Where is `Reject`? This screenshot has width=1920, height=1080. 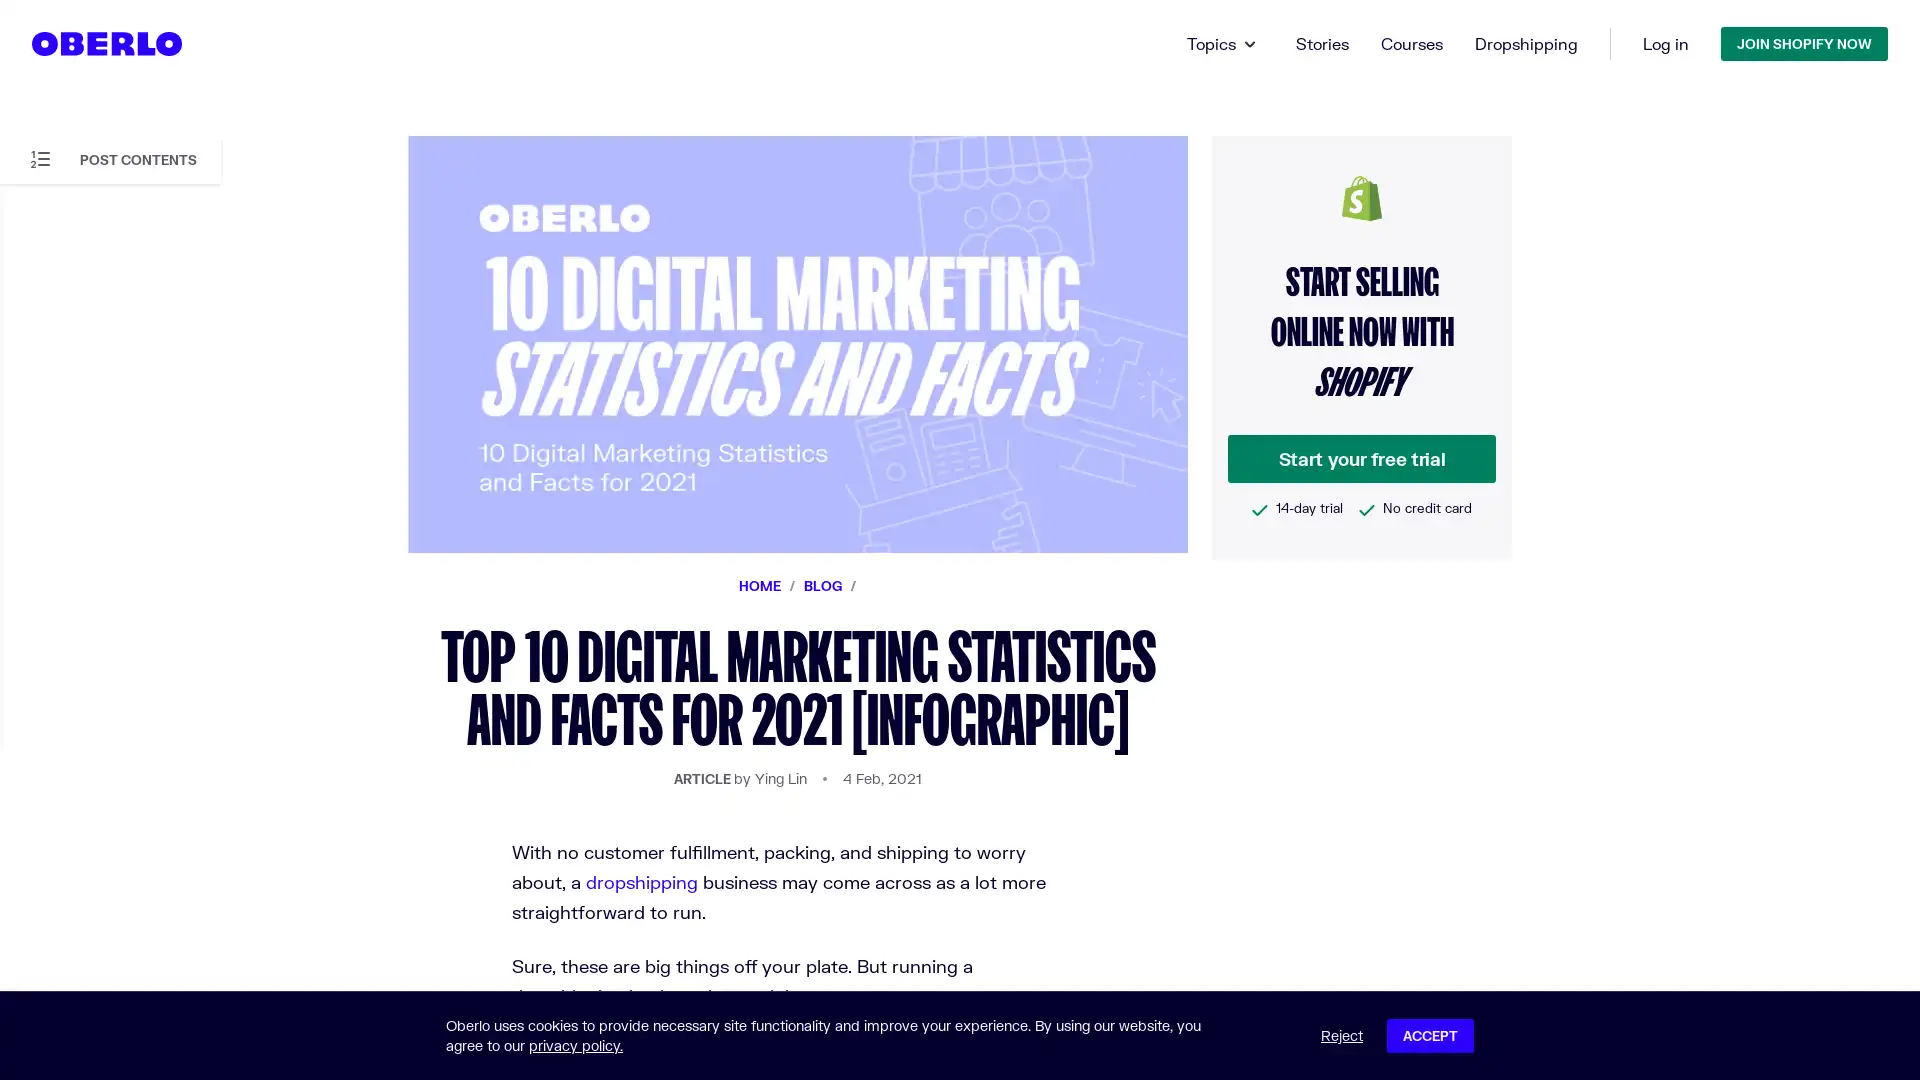
Reject is located at coordinates (1342, 1035).